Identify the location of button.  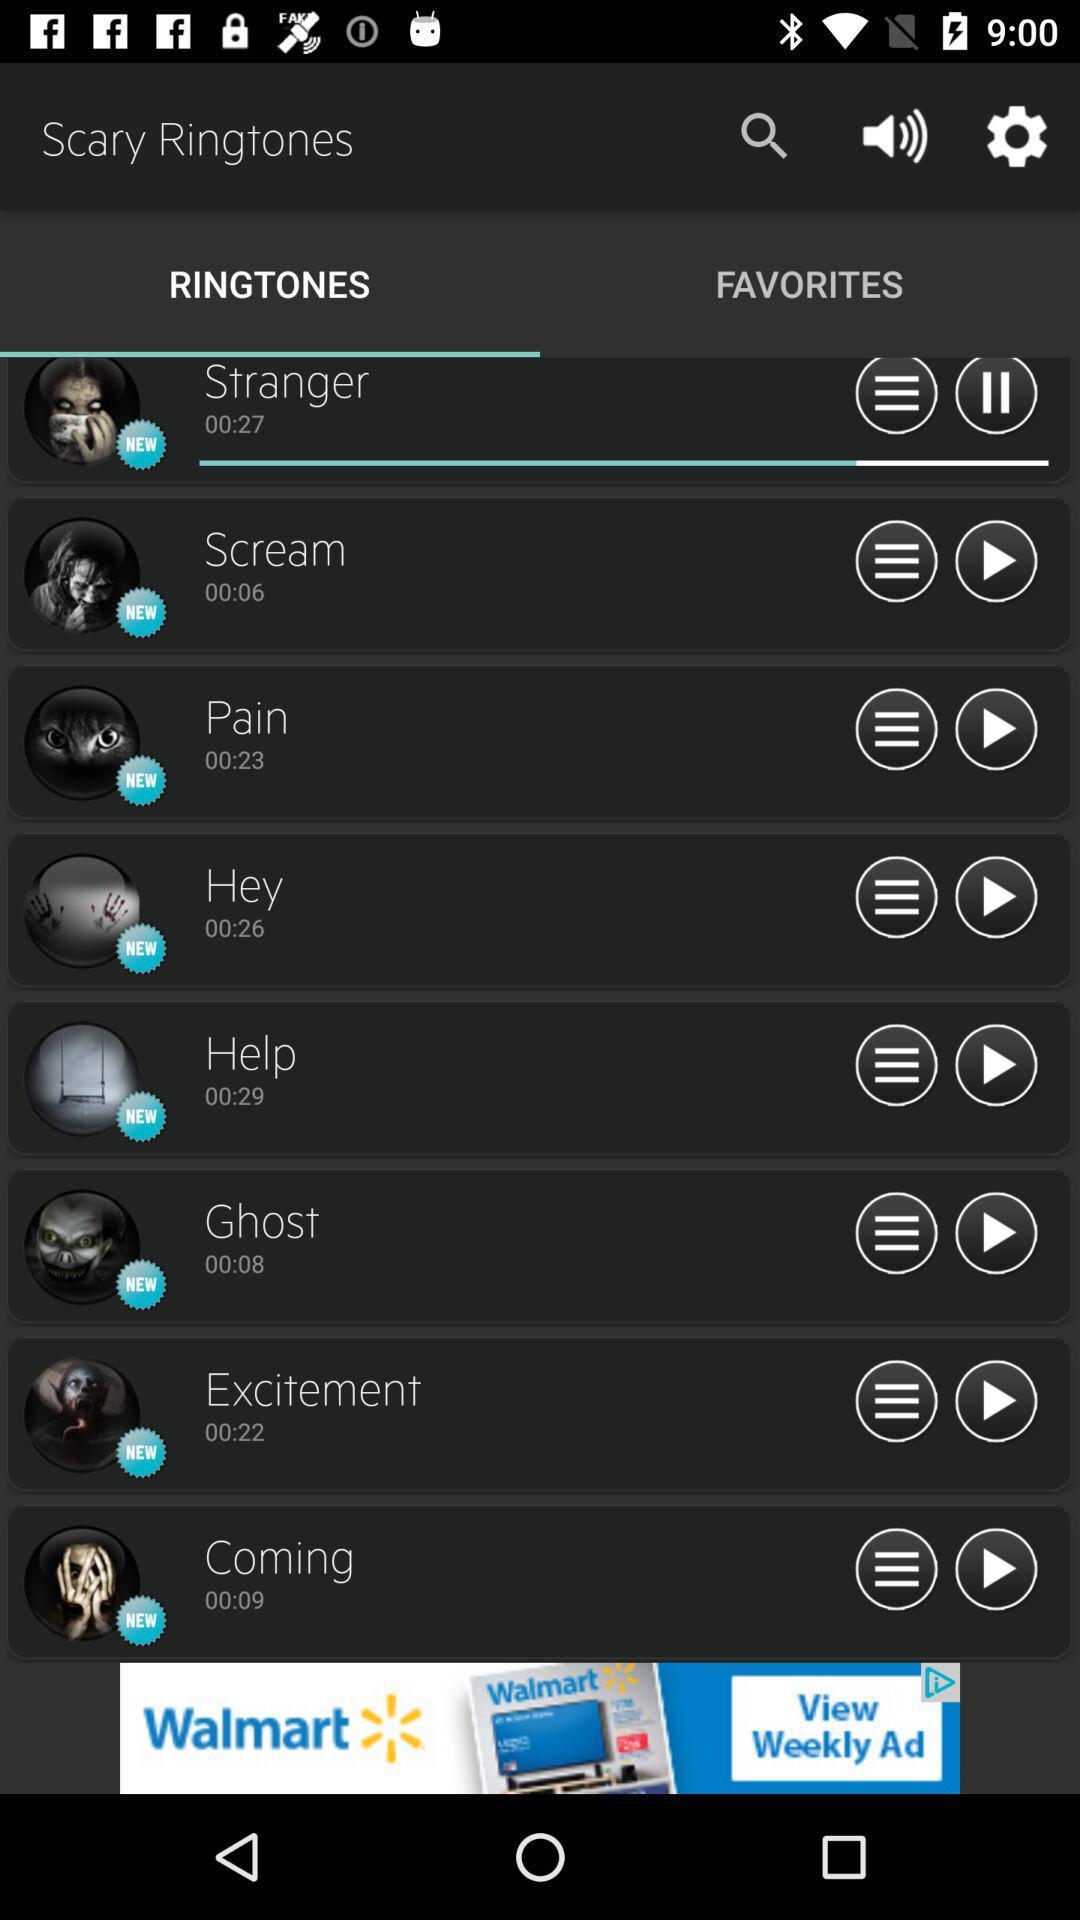
(995, 729).